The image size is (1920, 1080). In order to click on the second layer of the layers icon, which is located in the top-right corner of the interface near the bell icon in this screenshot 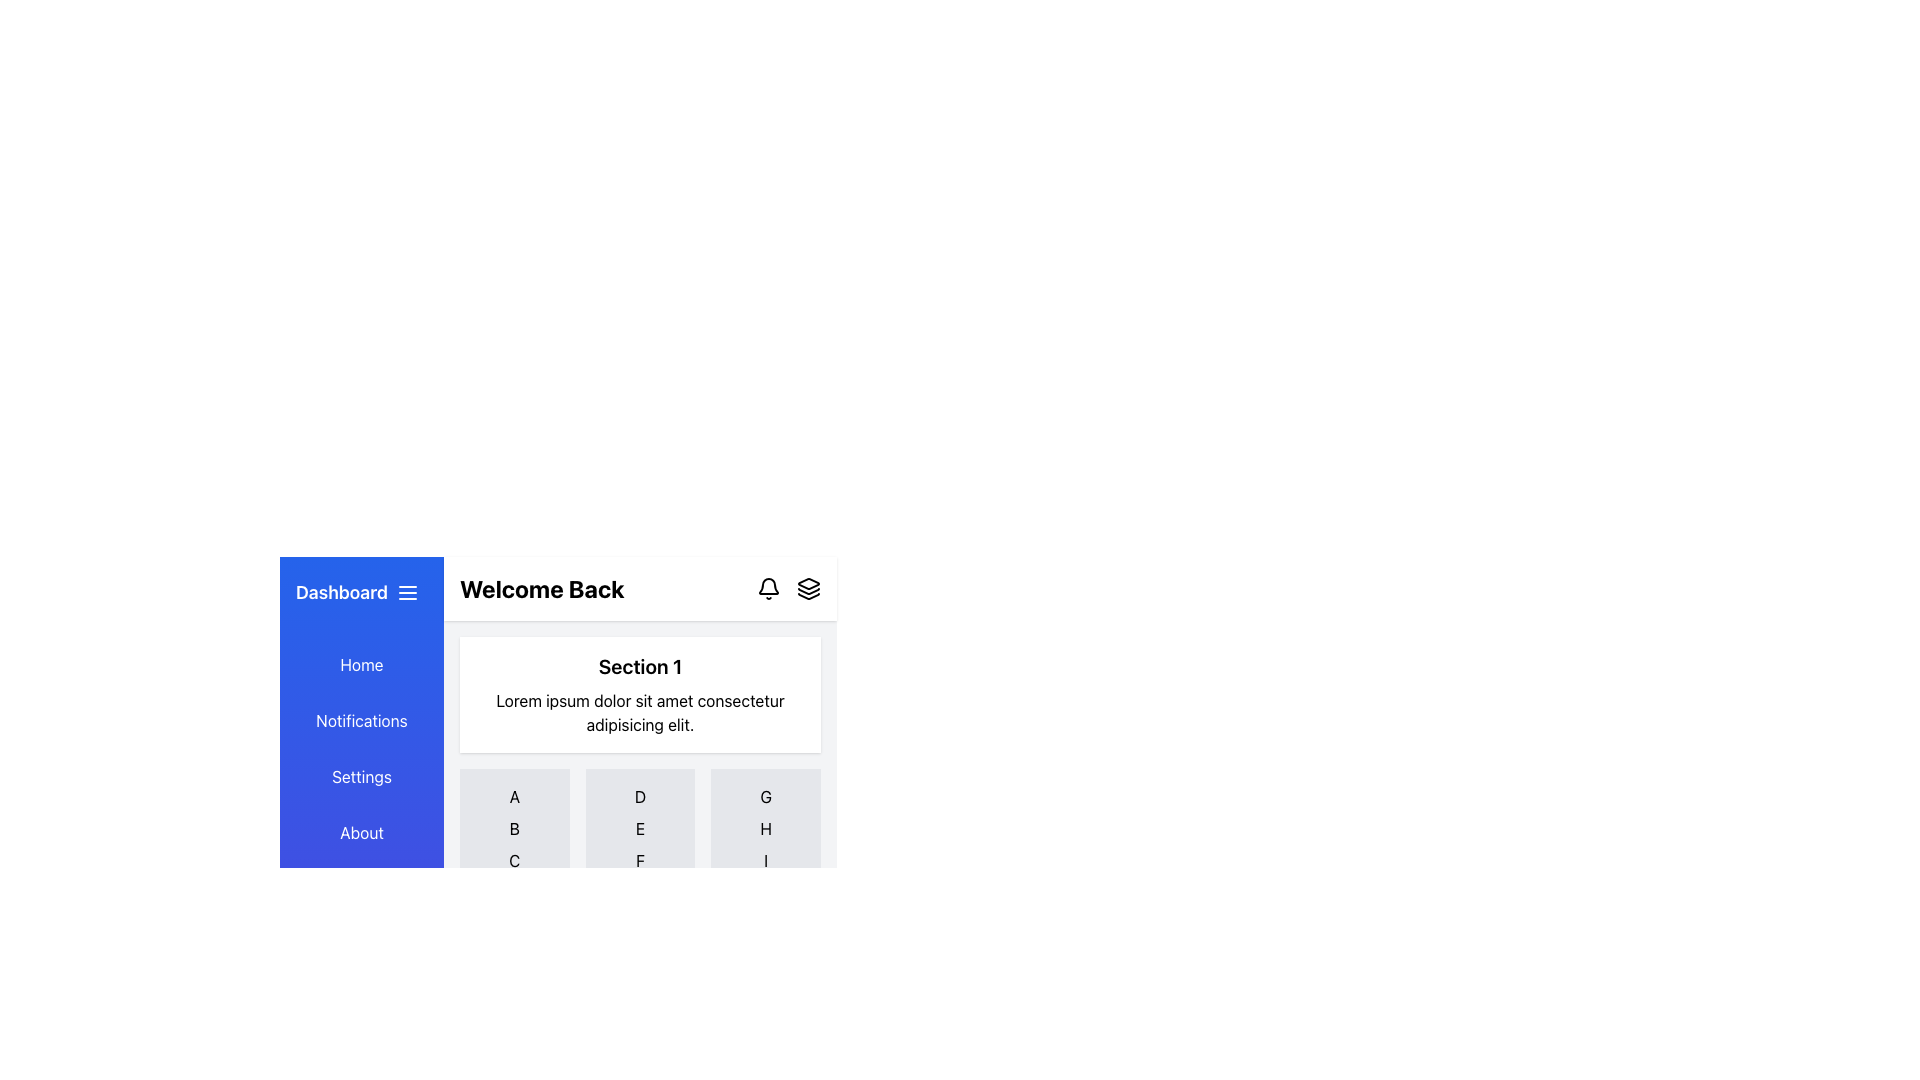, I will do `click(809, 589)`.